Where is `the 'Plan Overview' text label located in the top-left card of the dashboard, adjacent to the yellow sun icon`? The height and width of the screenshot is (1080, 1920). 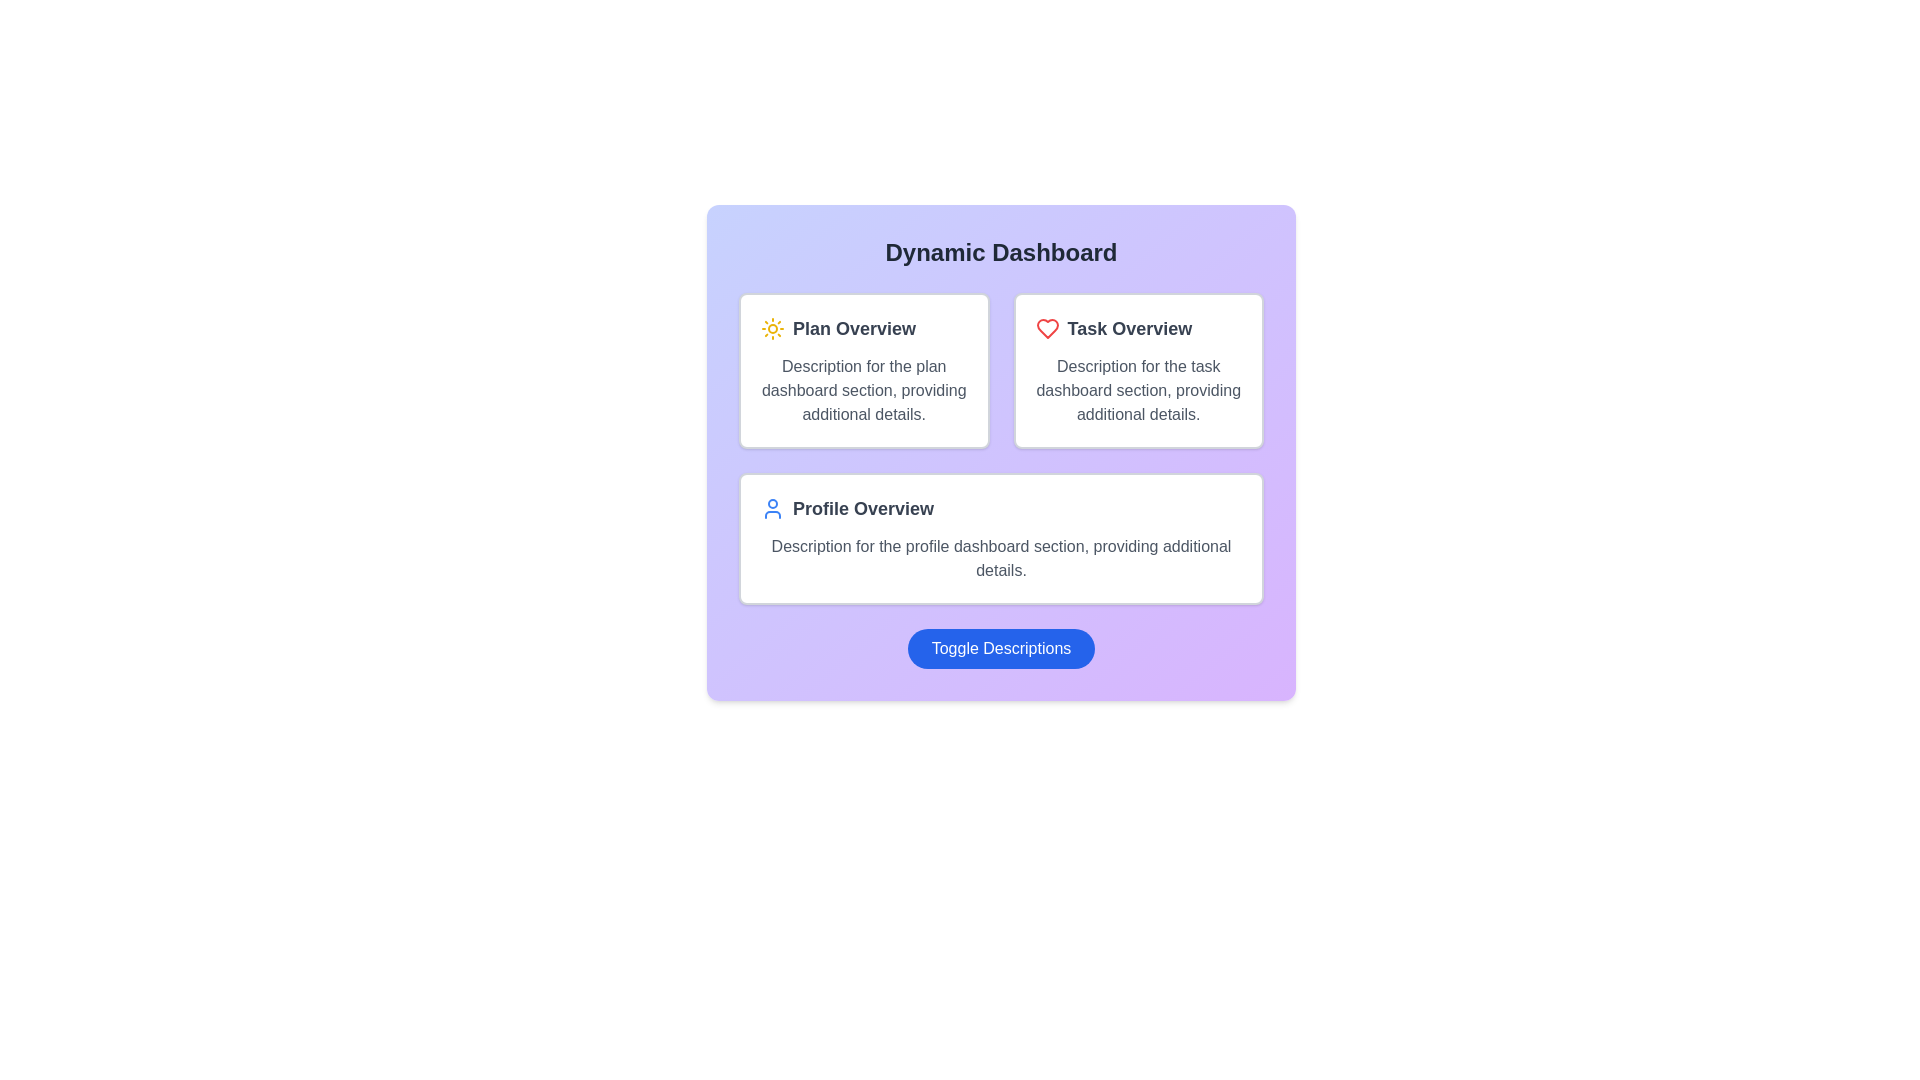 the 'Plan Overview' text label located in the top-left card of the dashboard, adjacent to the yellow sun icon is located at coordinates (854, 327).